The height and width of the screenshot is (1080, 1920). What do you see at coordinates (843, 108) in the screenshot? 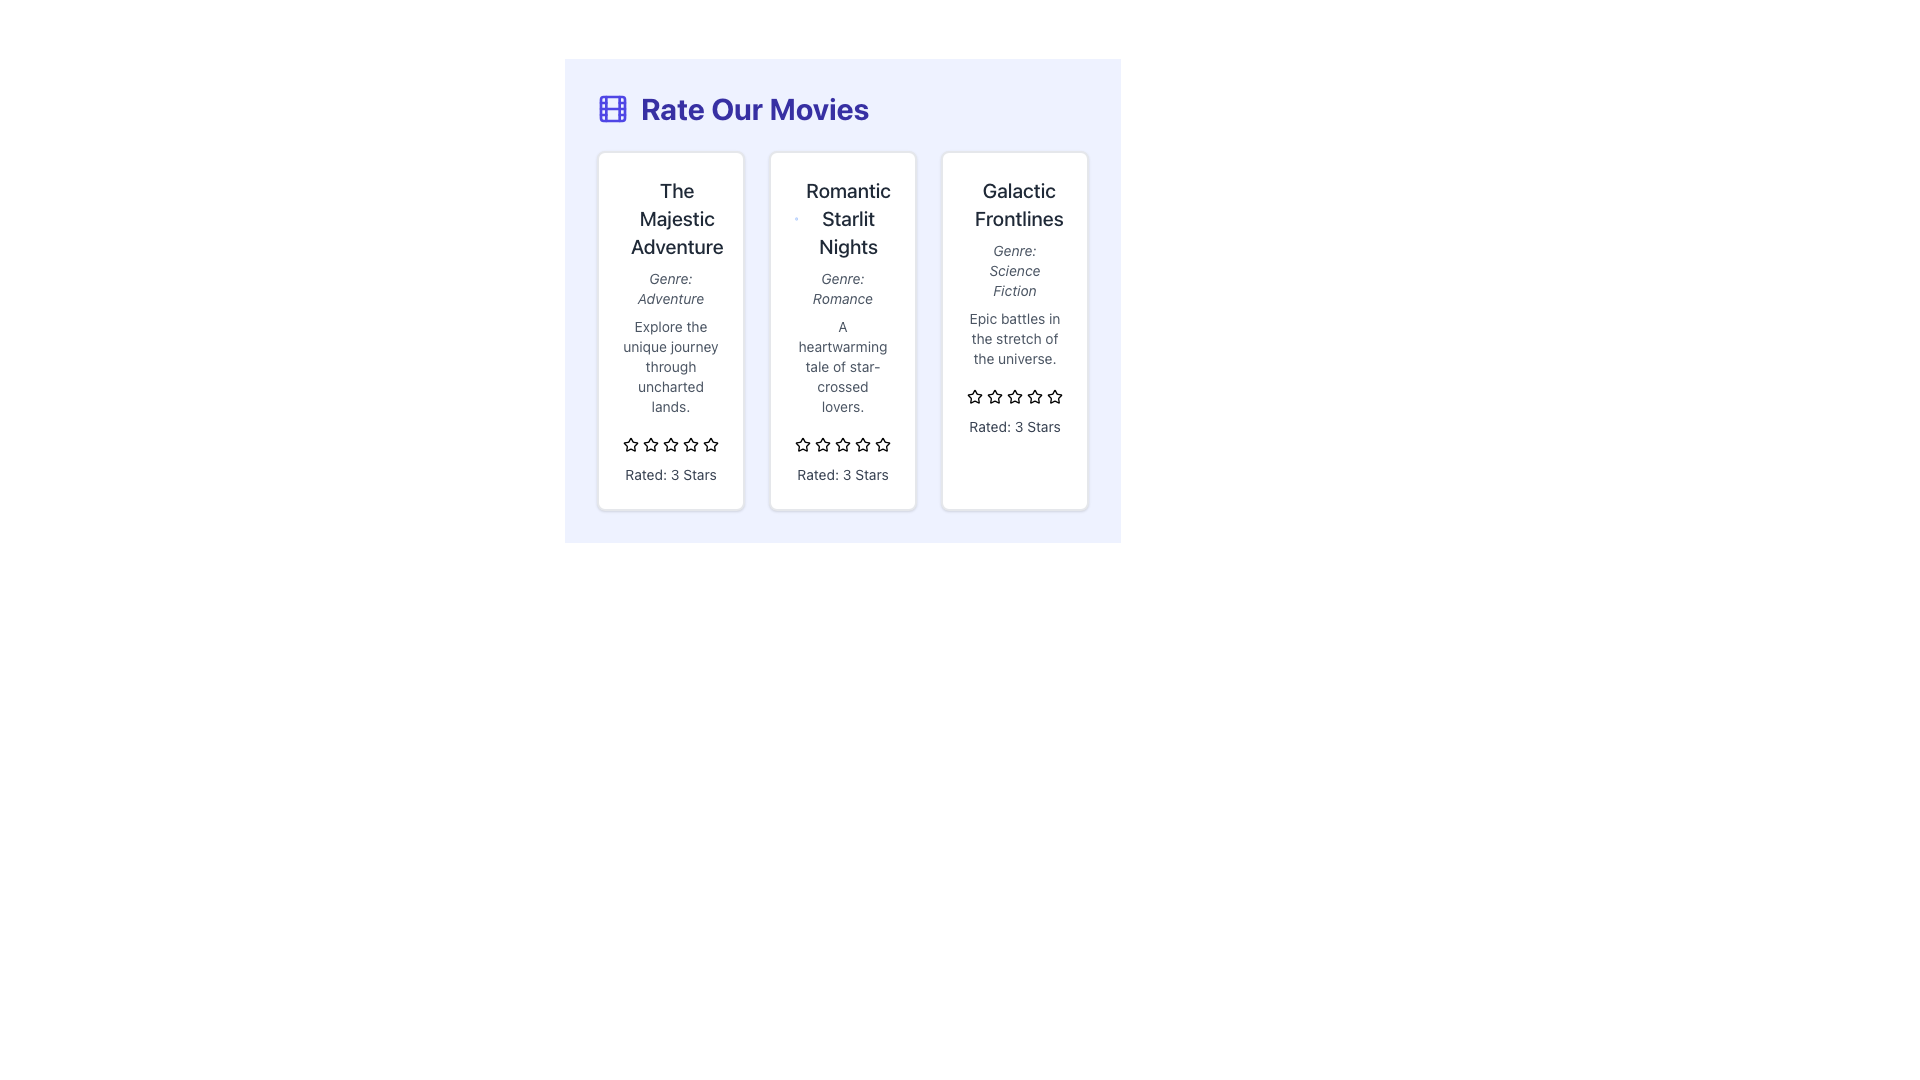
I see `the film reel icon adjacent to the 'Rate Our Movies' heading, which is prominently displayed in large, bold, indigo-colored font` at bounding box center [843, 108].